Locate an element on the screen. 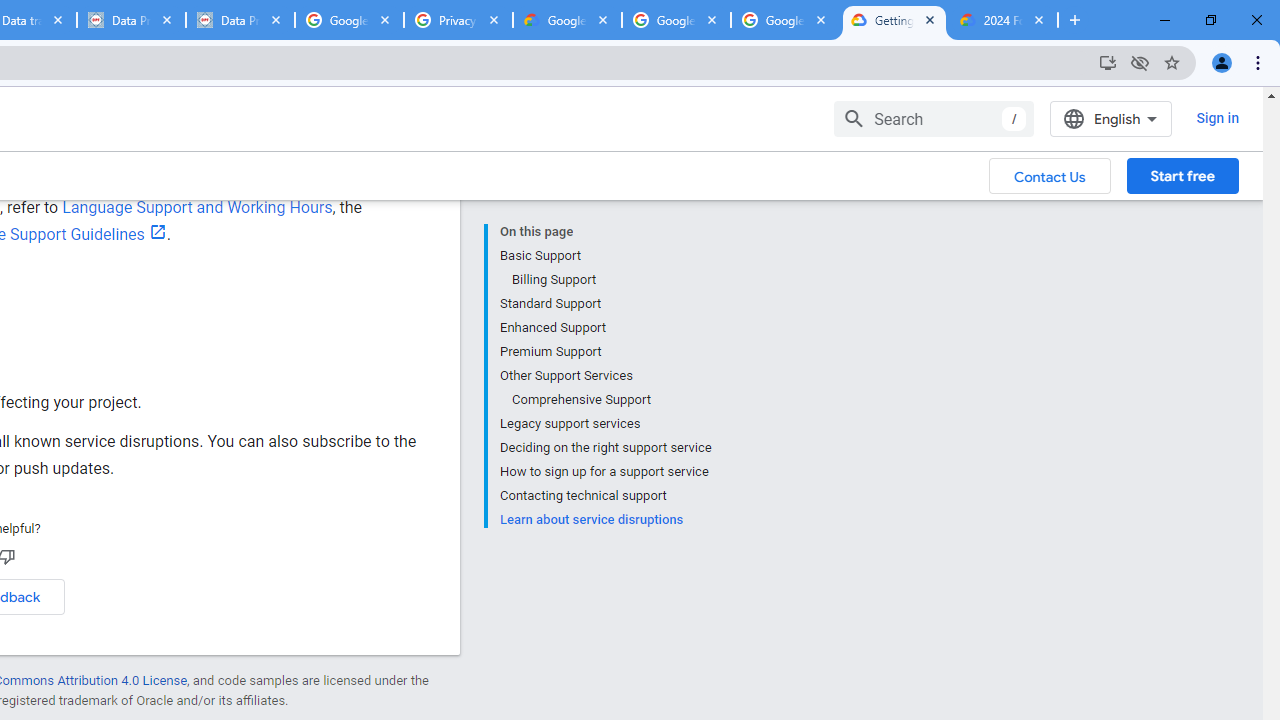  'Basic Support' is located at coordinates (604, 254).